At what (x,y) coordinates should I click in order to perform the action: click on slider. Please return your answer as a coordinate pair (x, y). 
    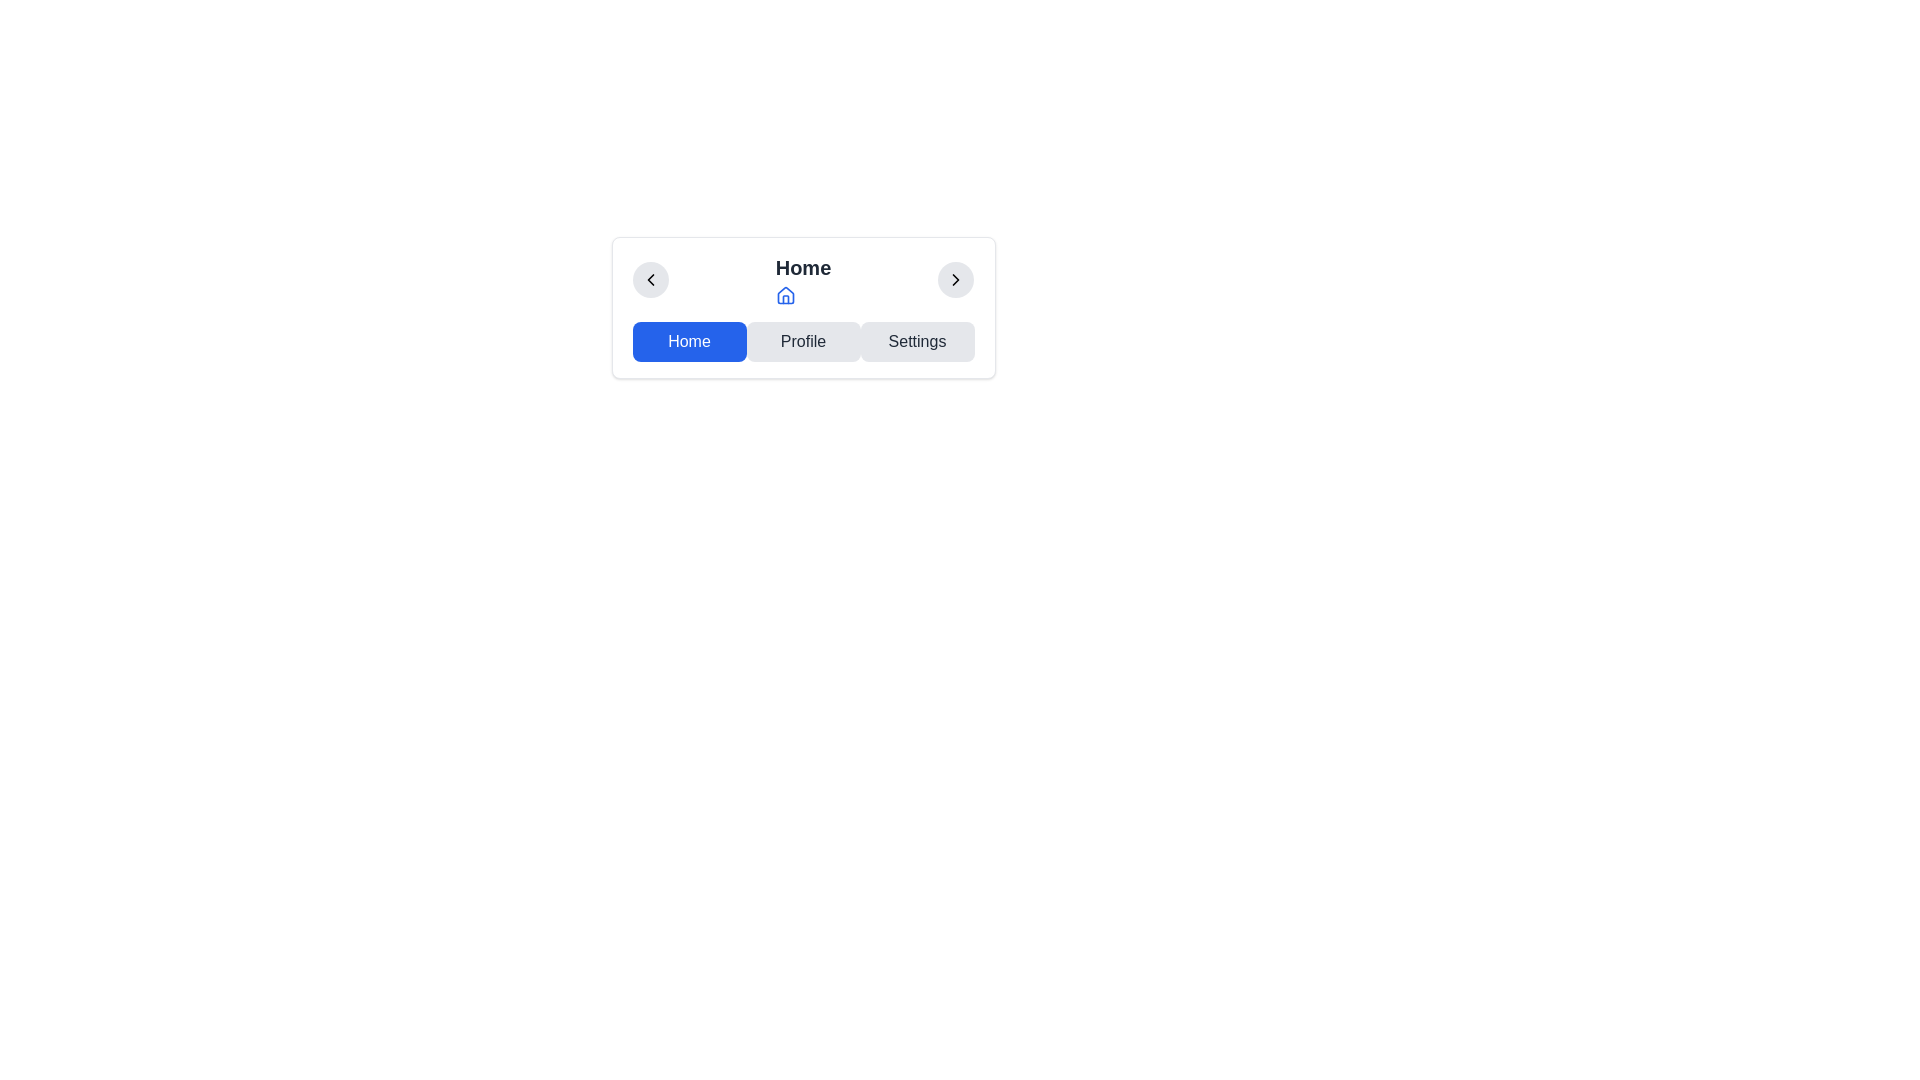
    Looking at the image, I should click on (663, 280).